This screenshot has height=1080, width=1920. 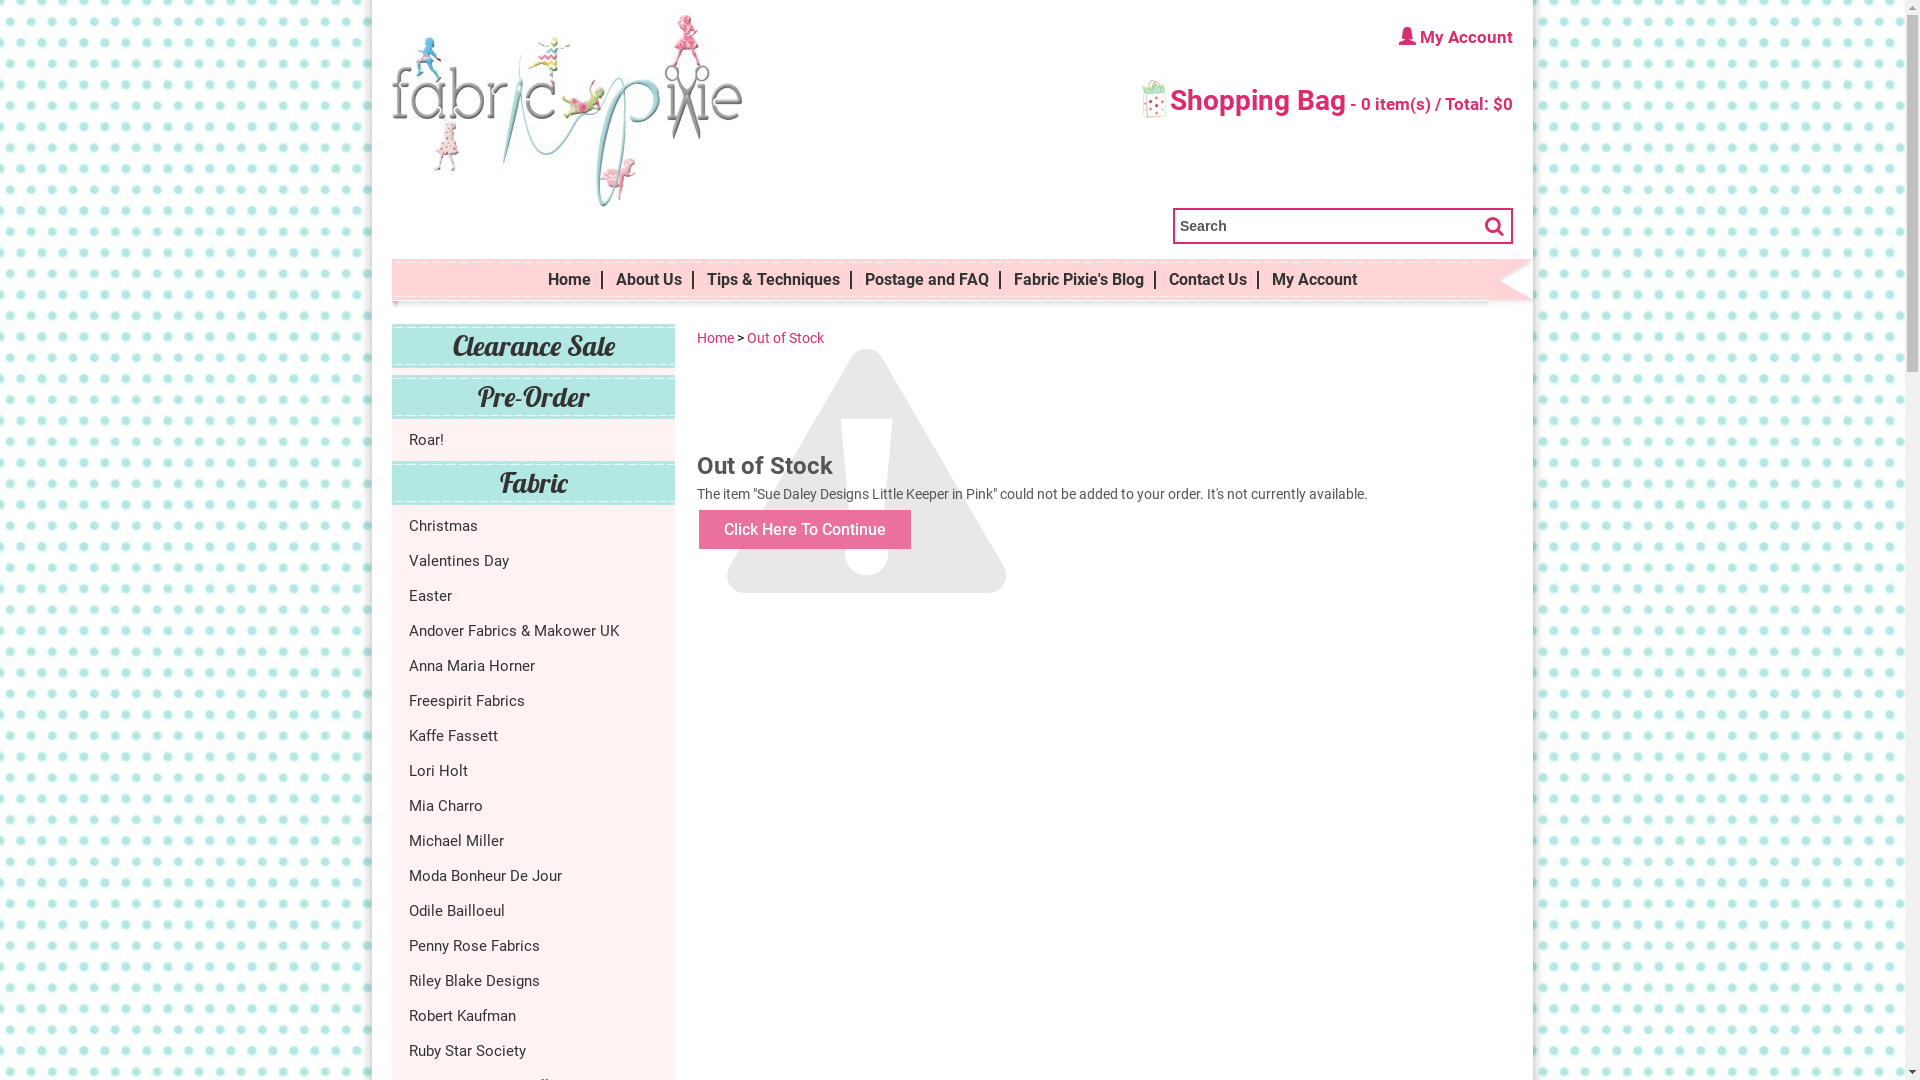 I want to click on 'Odile Bailloeul', so click(x=533, y=910).